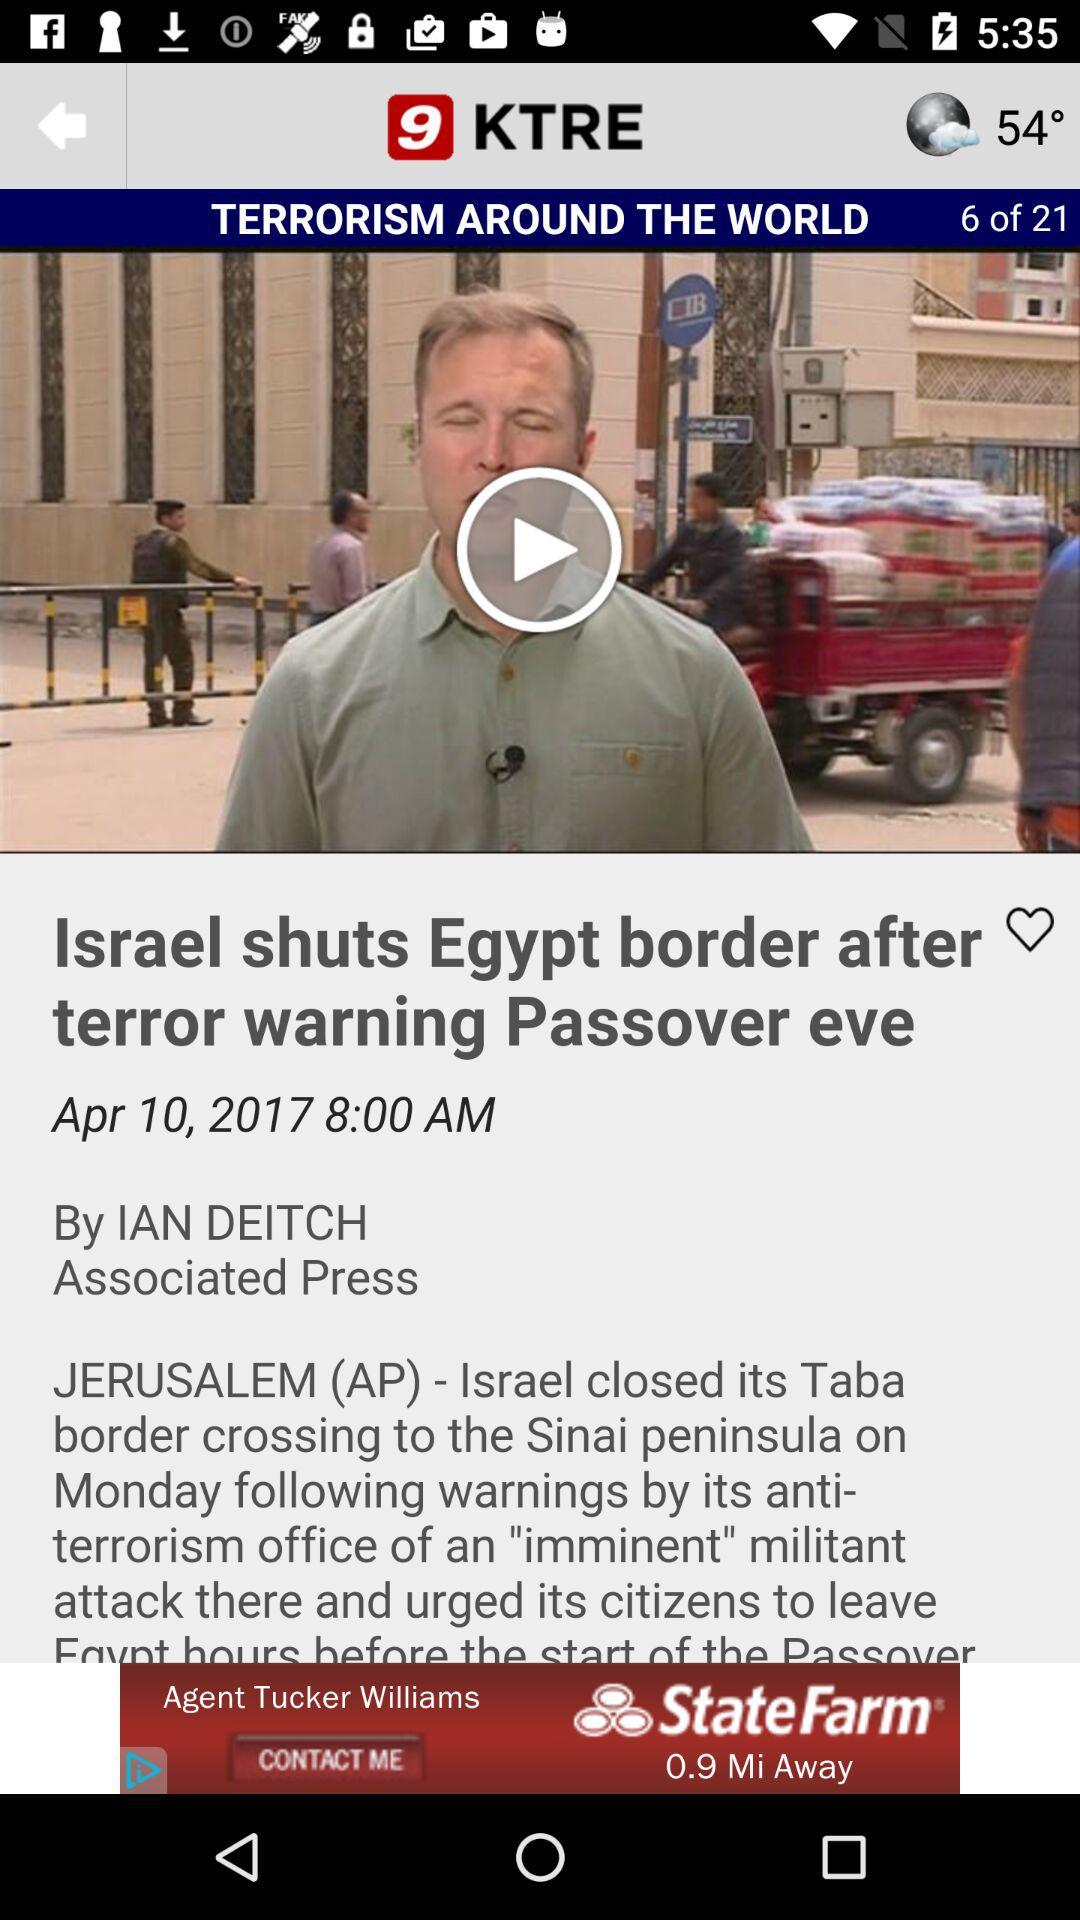 This screenshot has height=1920, width=1080. I want to click on this article, so click(1017, 928).